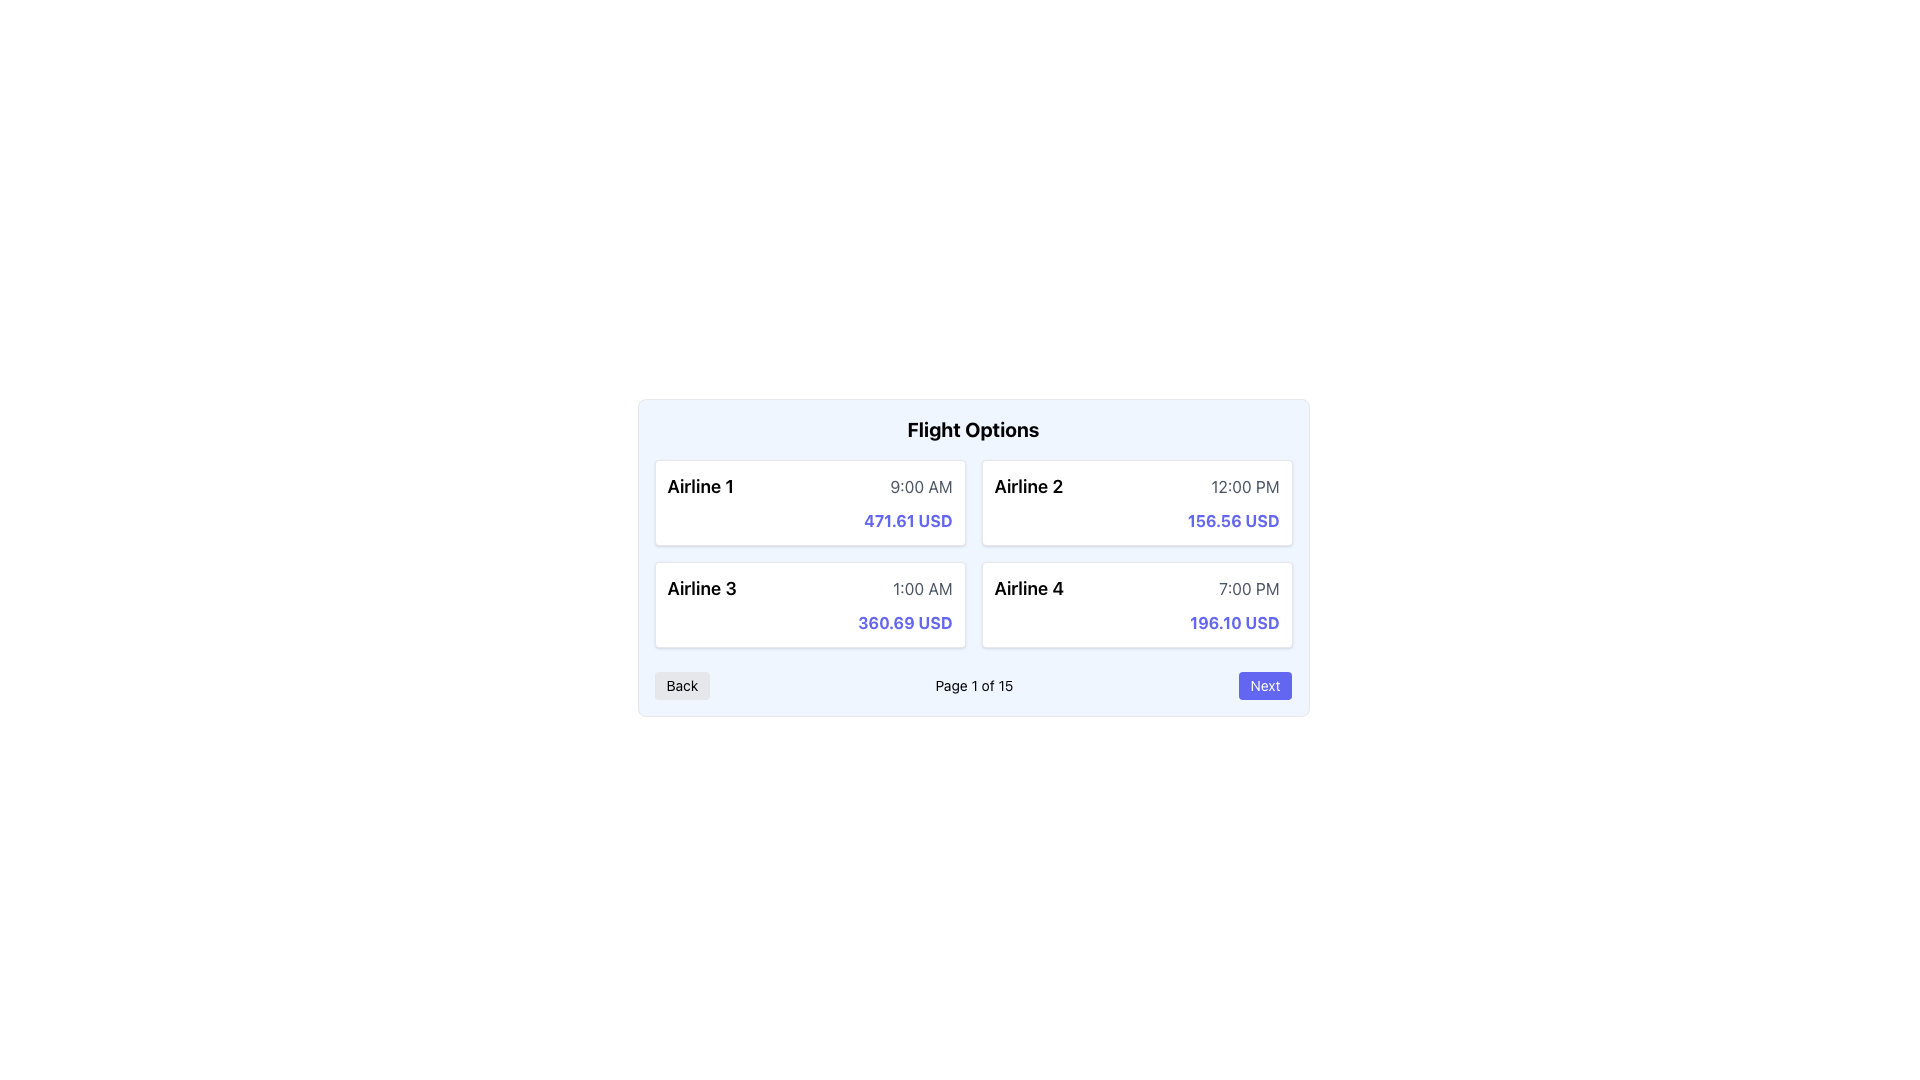 This screenshot has height=1080, width=1920. What do you see at coordinates (702, 588) in the screenshot?
I see `the bold text label displaying 'Airline 3', which is located in the bottom-left quadrant of the flight options grid` at bounding box center [702, 588].